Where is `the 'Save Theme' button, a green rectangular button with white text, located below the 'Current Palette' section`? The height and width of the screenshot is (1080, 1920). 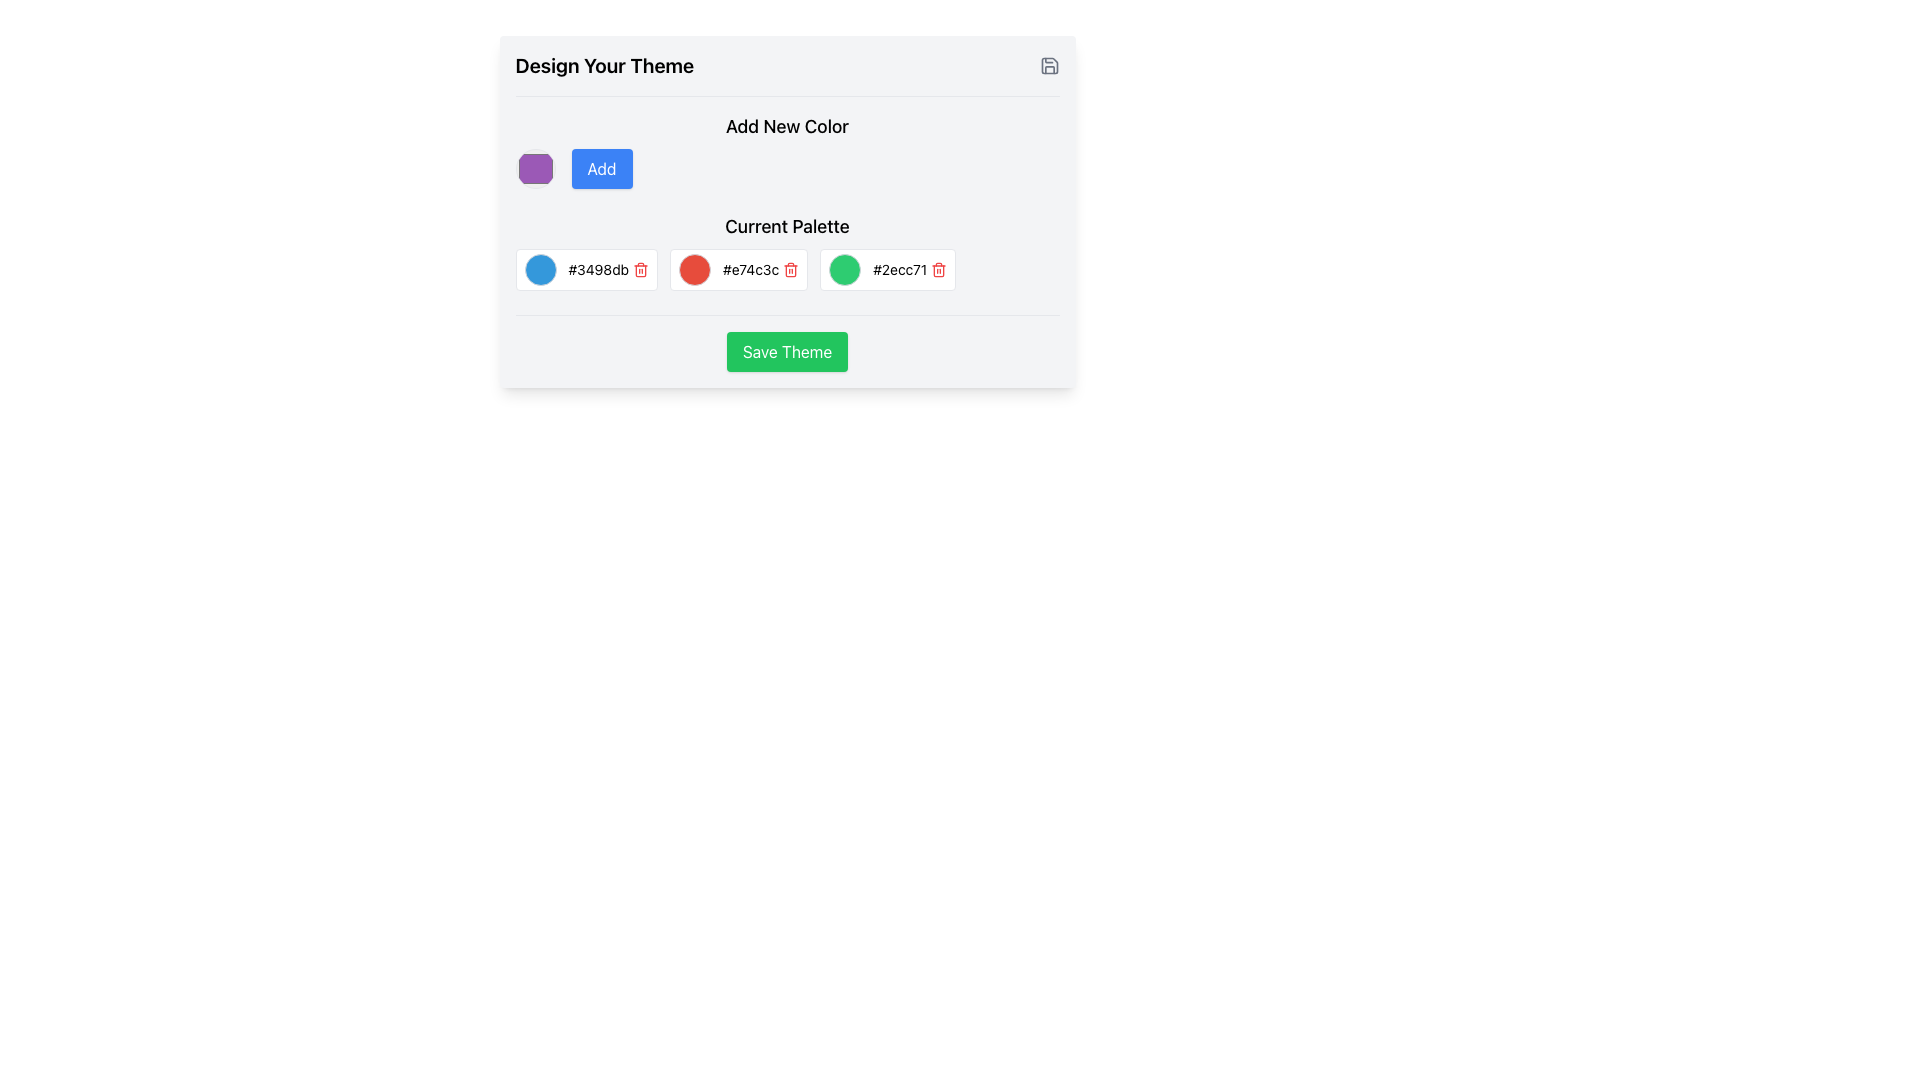
the 'Save Theme' button, a green rectangular button with white text, located below the 'Current Palette' section is located at coordinates (786, 350).